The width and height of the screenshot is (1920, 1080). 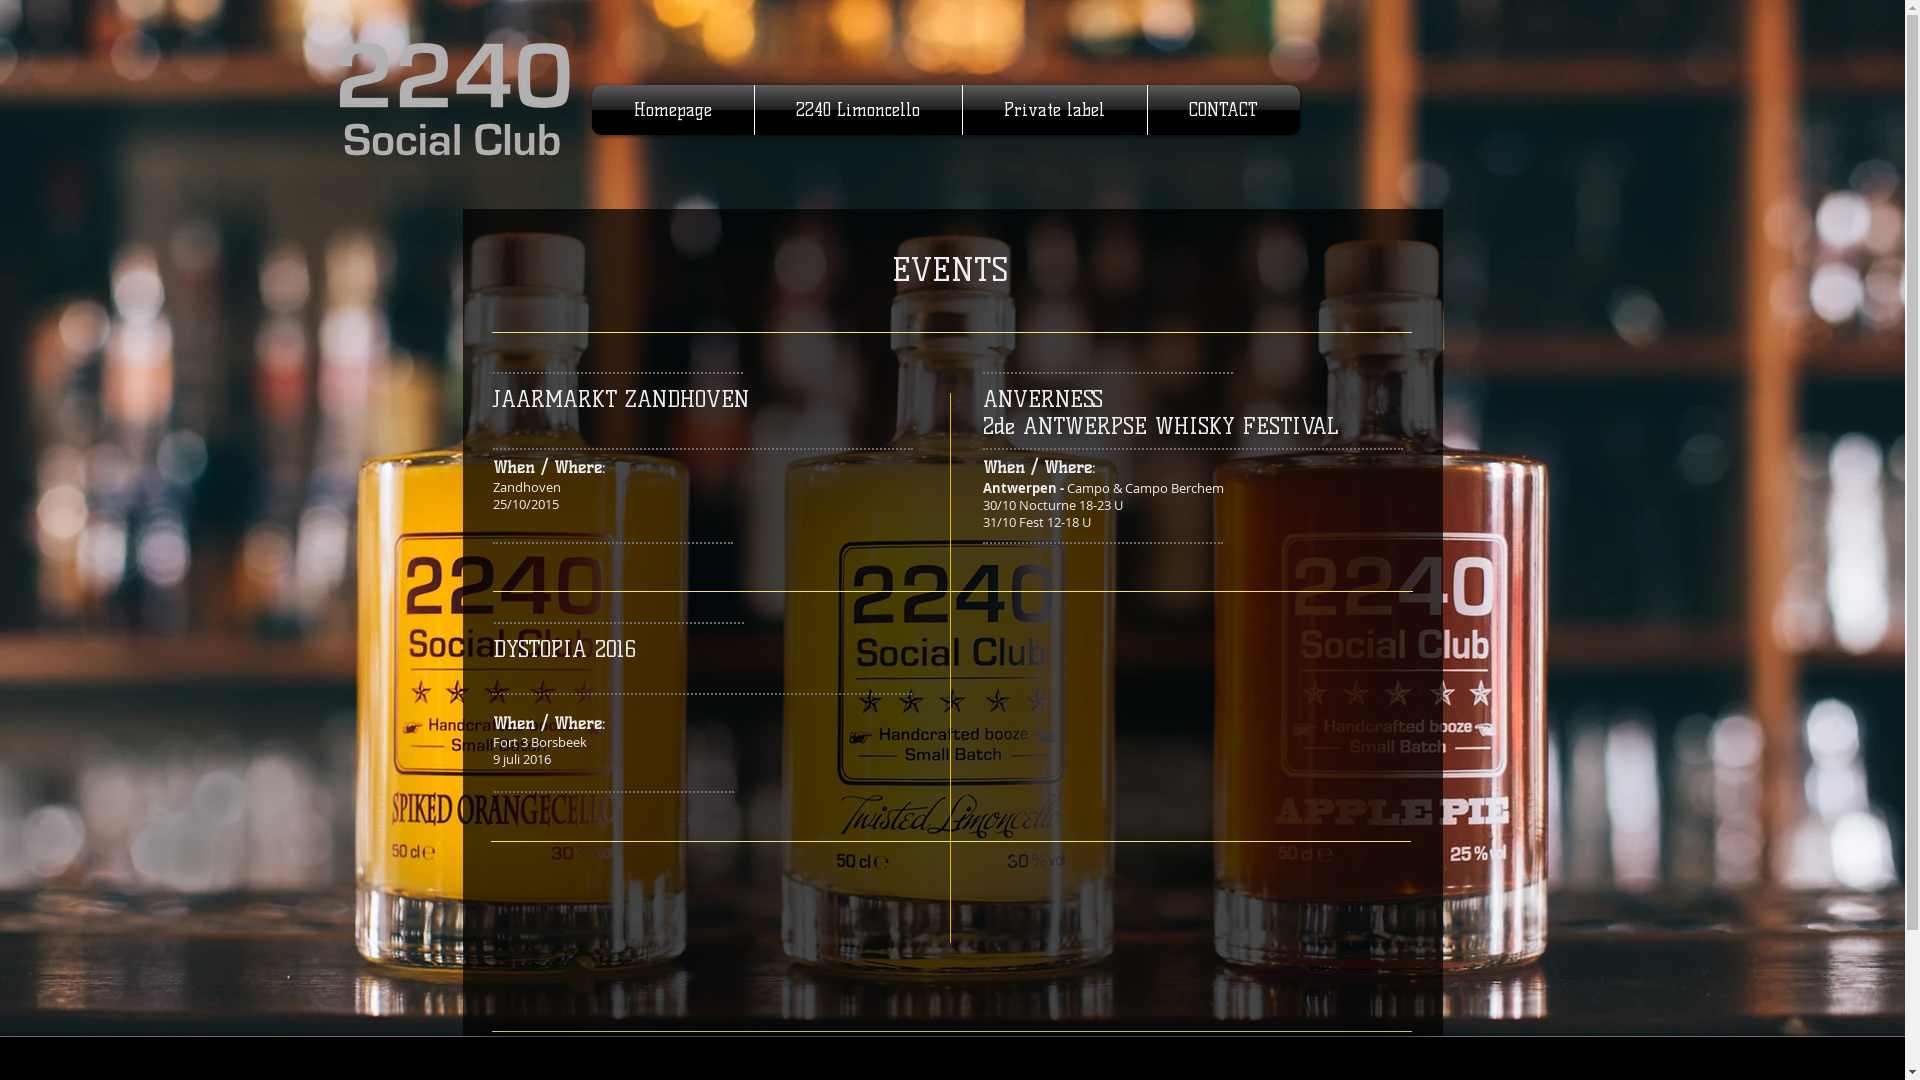 What do you see at coordinates (1223, 110) in the screenshot?
I see `'CONTACT'` at bounding box center [1223, 110].